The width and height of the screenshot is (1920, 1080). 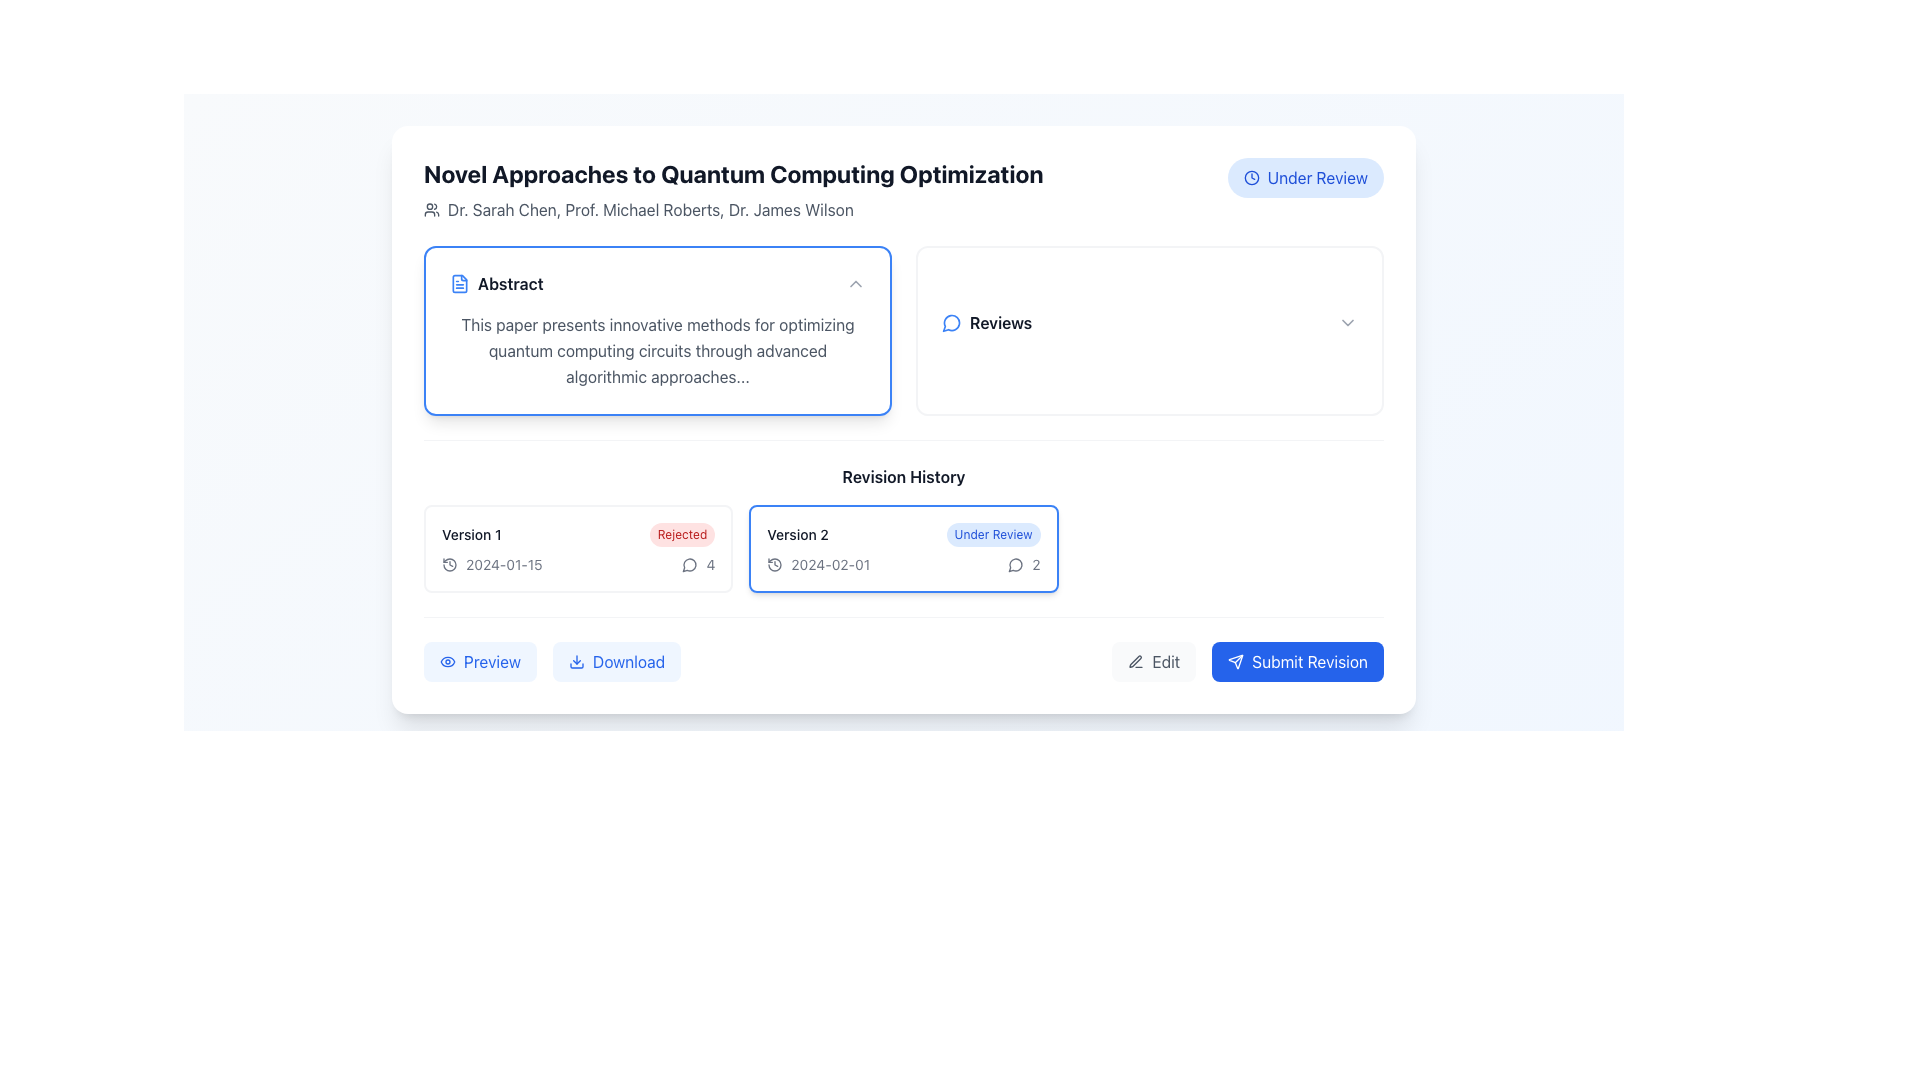 What do you see at coordinates (616, 662) in the screenshot?
I see `the download button located in the lower section of the interface, to the right of the 'Preview' button` at bounding box center [616, 662].